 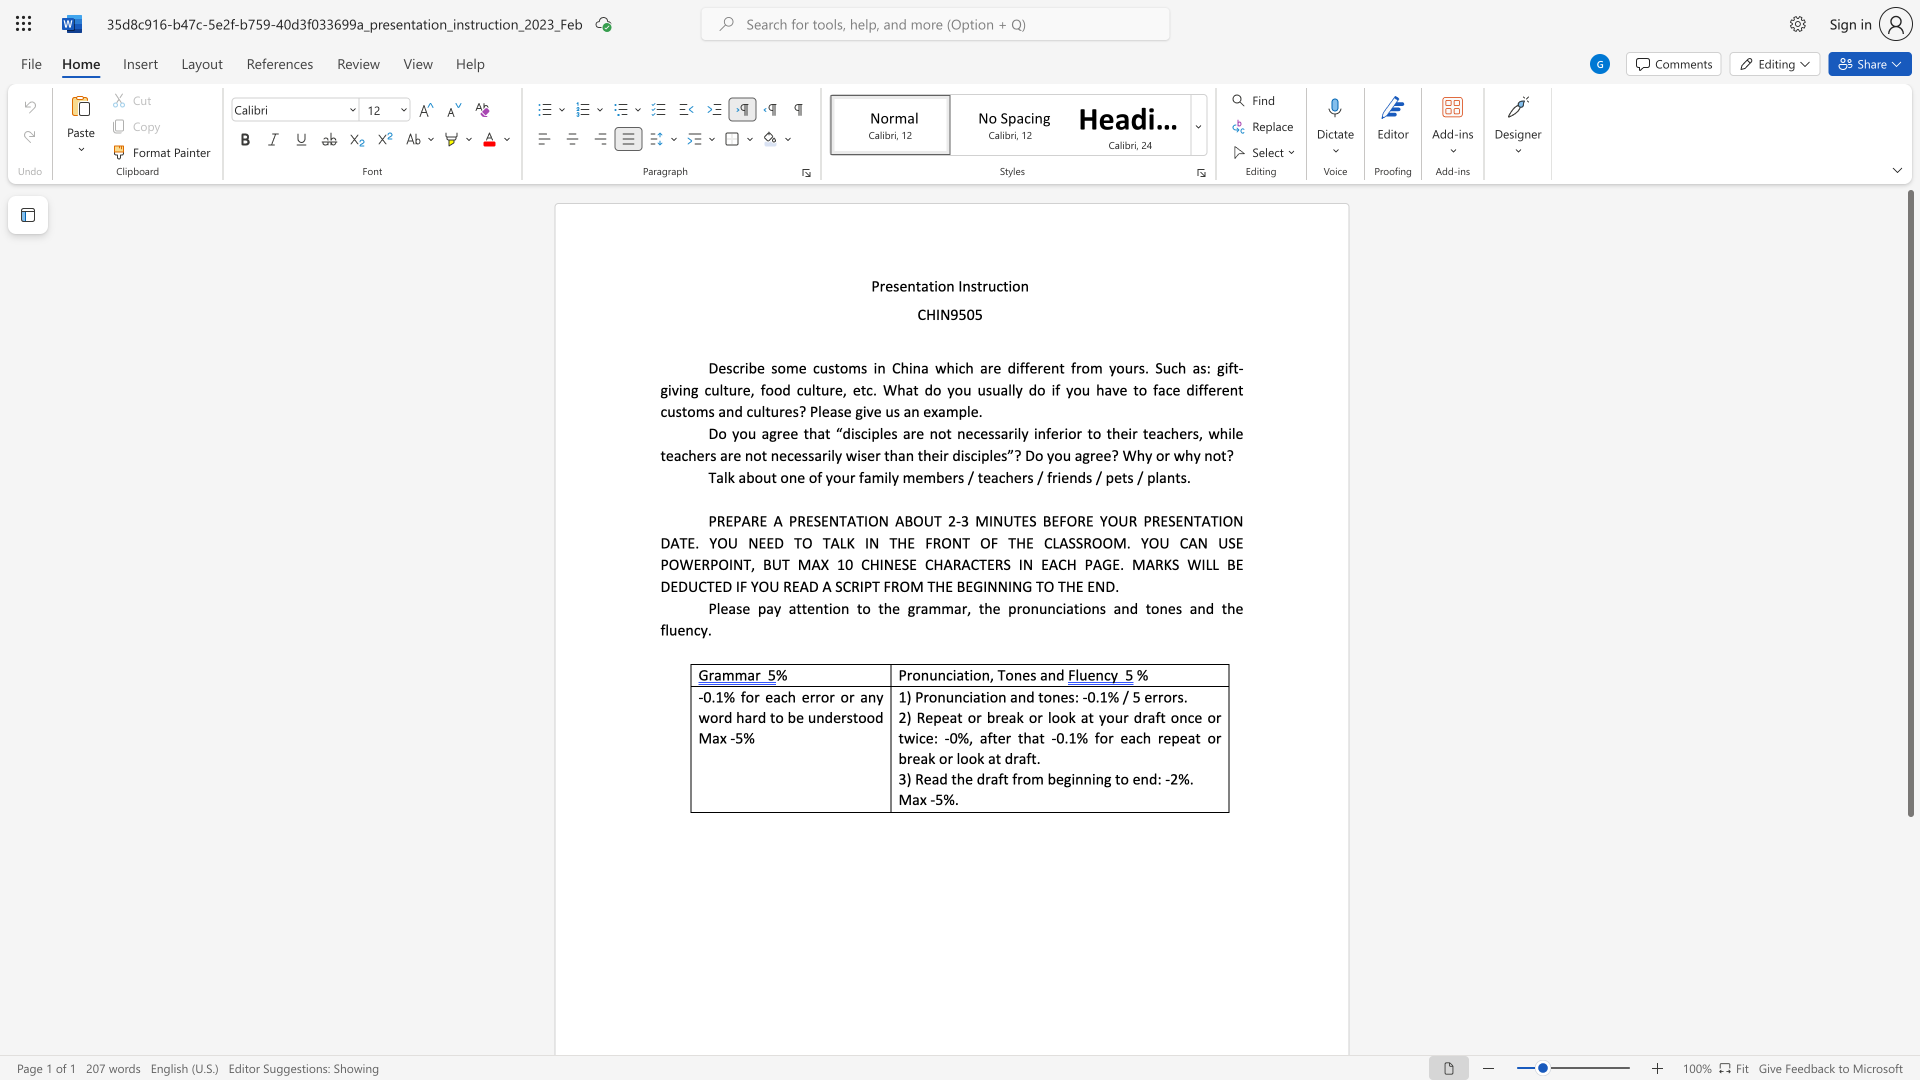 What do you see at coordinates (966, 675) in the screenshot?
I see `the 1th character "t" in the text` at bounding box center [966, 675].